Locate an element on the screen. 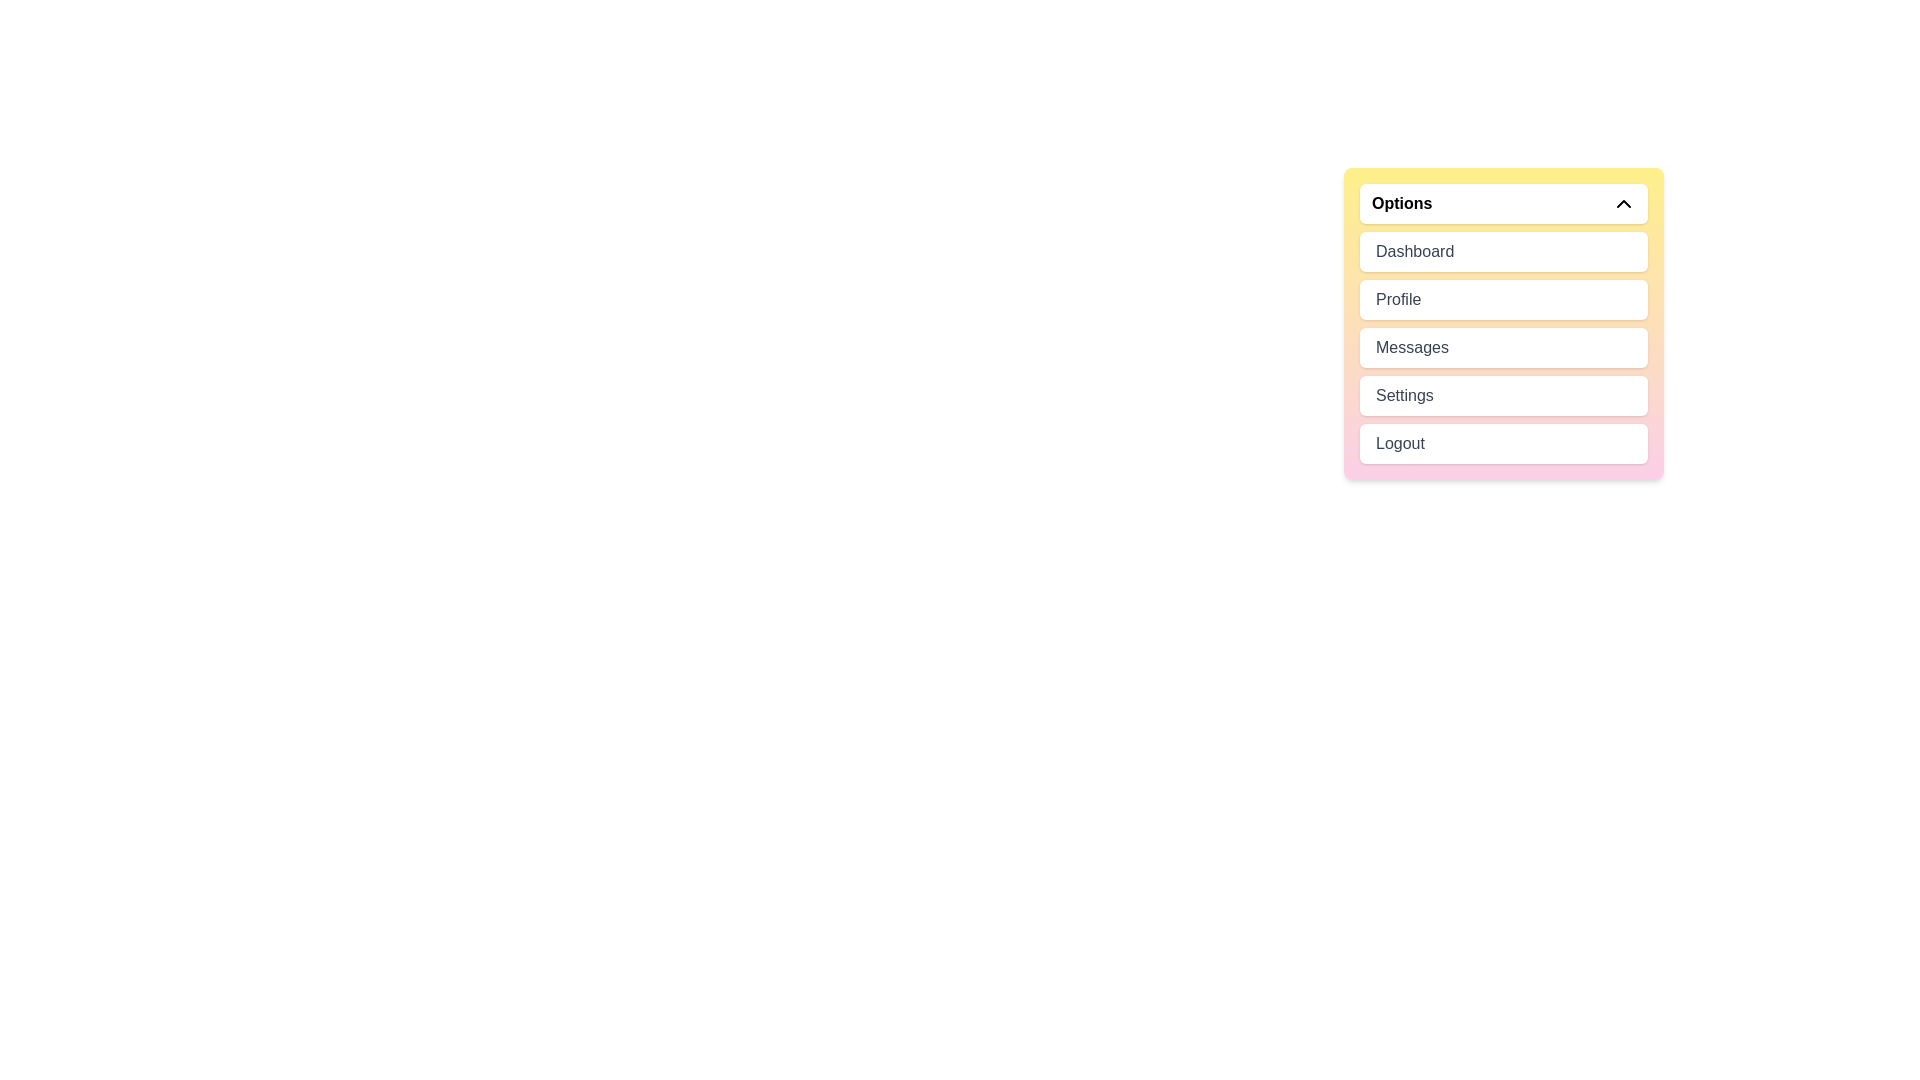  the menu item Profile to highlight it is located at coordinates (1503, 300).